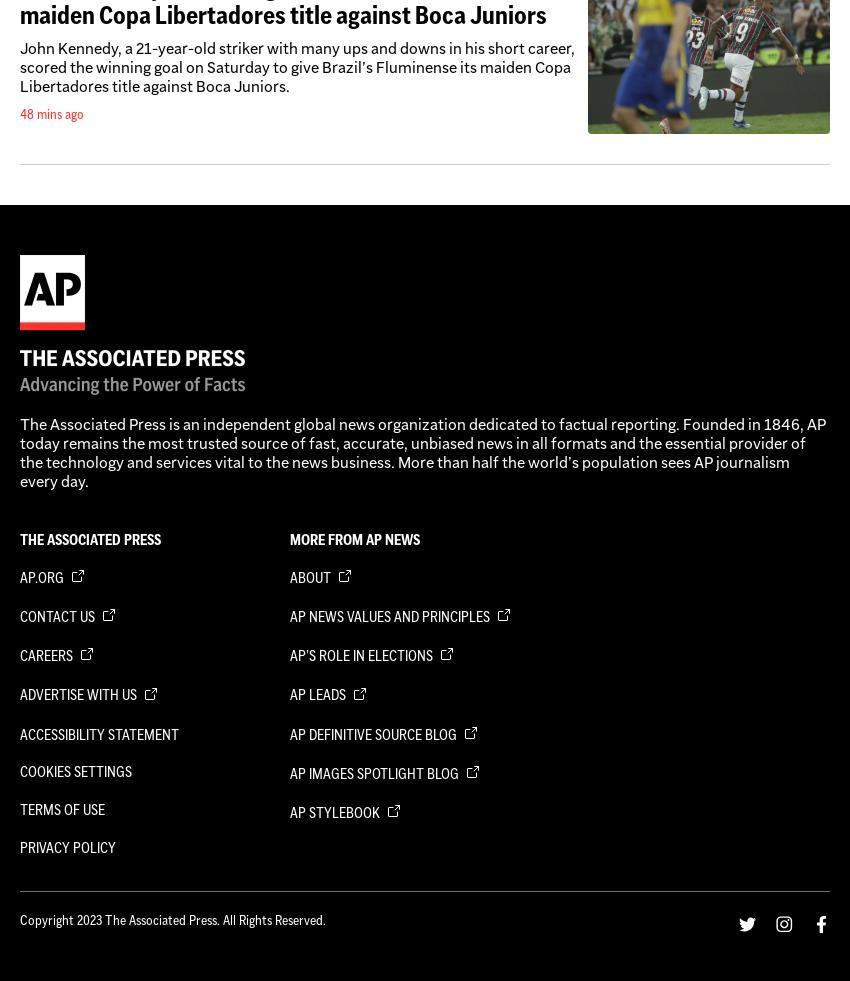 The width and height of the screenshot is (850, 981). What do you see at coordinates (391, 617) in the screenshot?
I see `'AP News Values and Principles'` at bounding box center [391, 617].